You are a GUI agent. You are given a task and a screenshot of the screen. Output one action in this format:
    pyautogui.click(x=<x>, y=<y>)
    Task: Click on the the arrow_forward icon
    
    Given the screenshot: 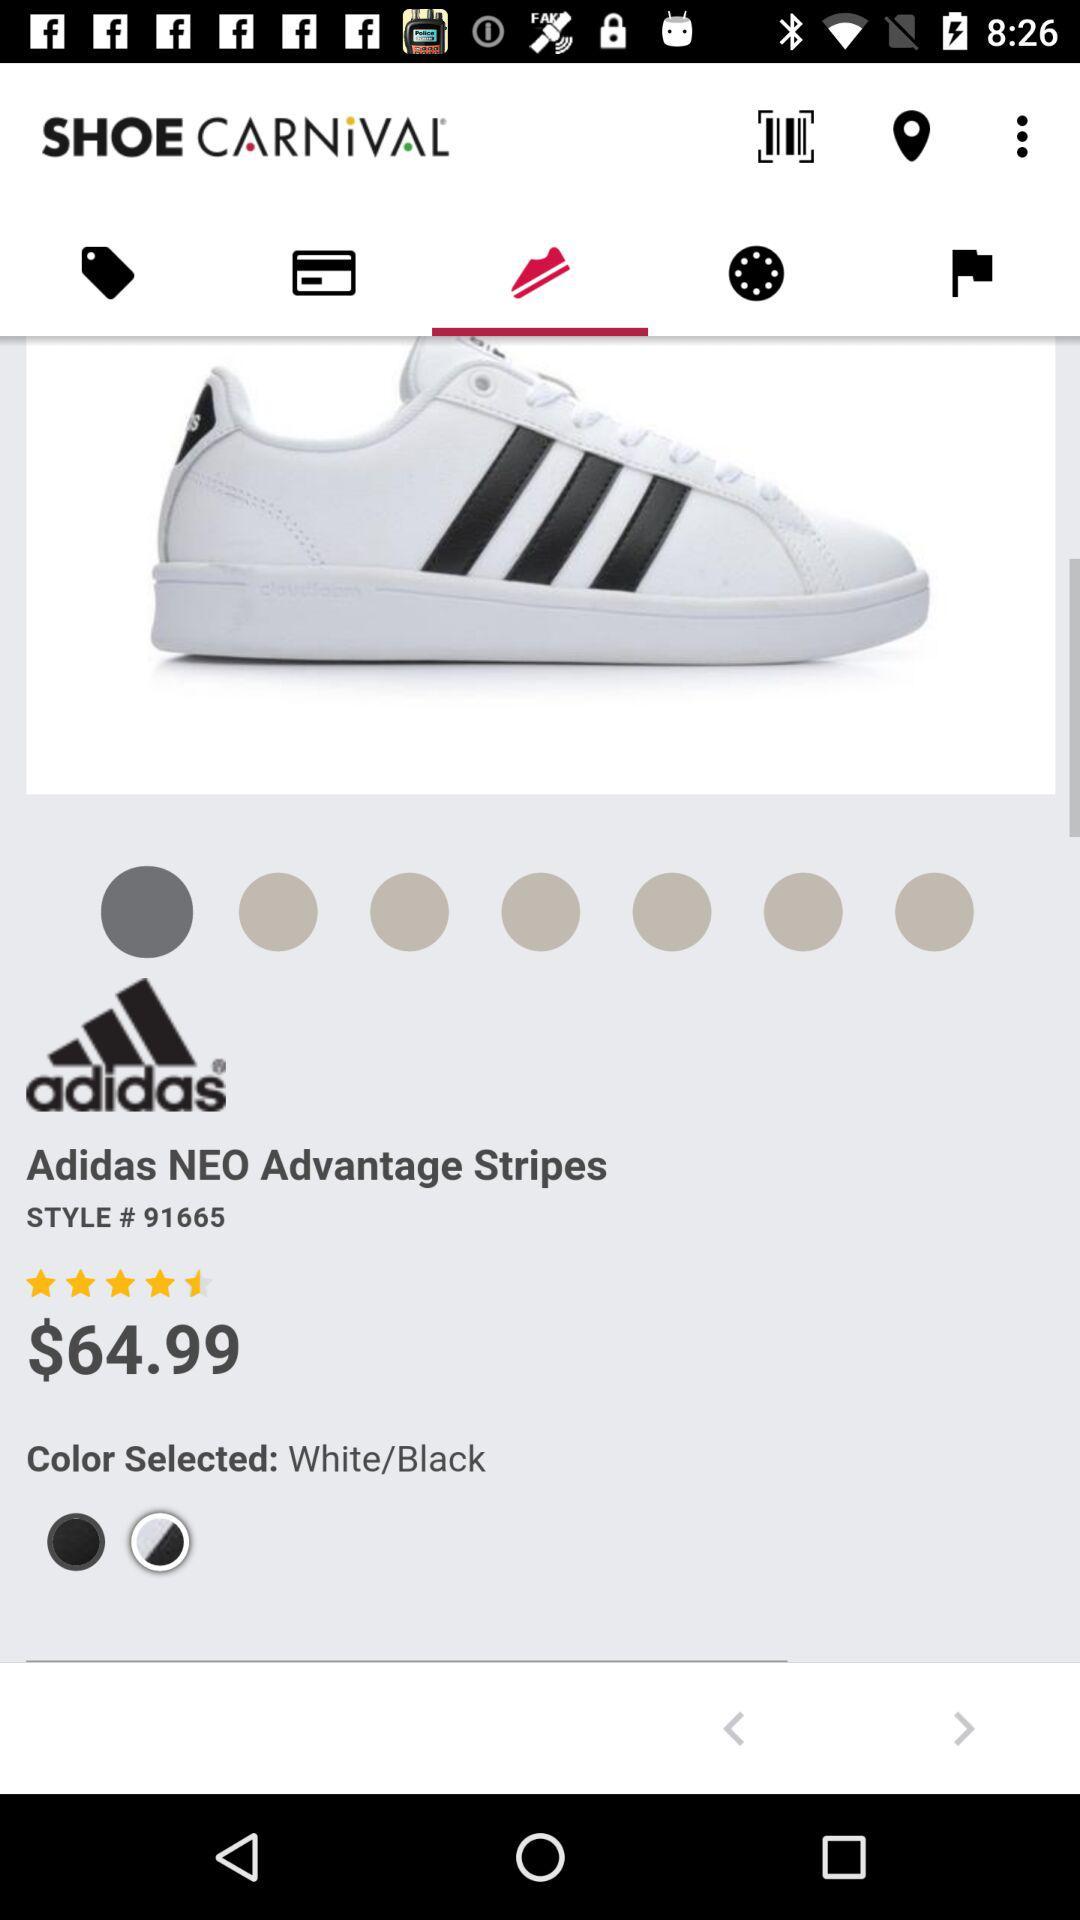 What is the action you would take?
    pyautogui.click(x=963, y=1727)
    